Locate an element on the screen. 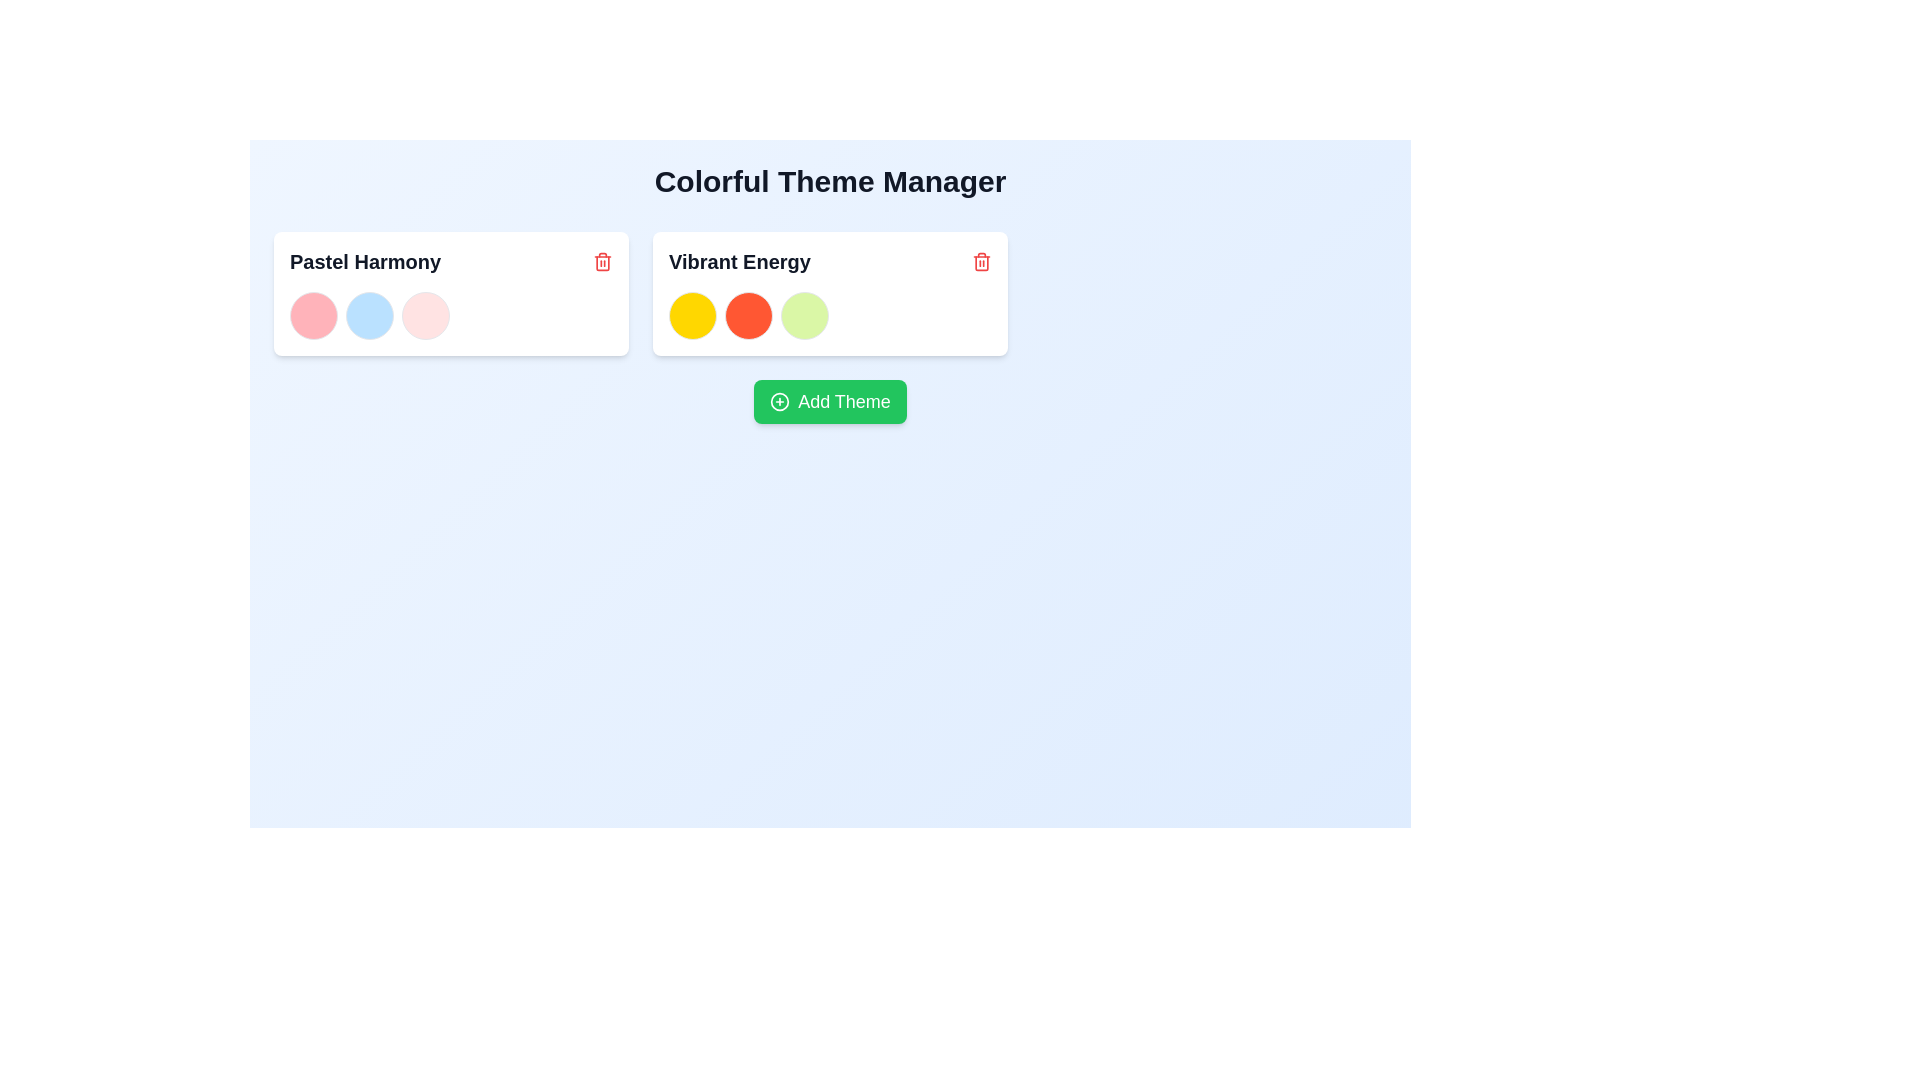 This screenshot has height=1080, width=1920. the leftmost circular visual indicator representing a color attribute in the 'Vibrant Energy' section on the right side of the interface is located at coordinates (692, 315).